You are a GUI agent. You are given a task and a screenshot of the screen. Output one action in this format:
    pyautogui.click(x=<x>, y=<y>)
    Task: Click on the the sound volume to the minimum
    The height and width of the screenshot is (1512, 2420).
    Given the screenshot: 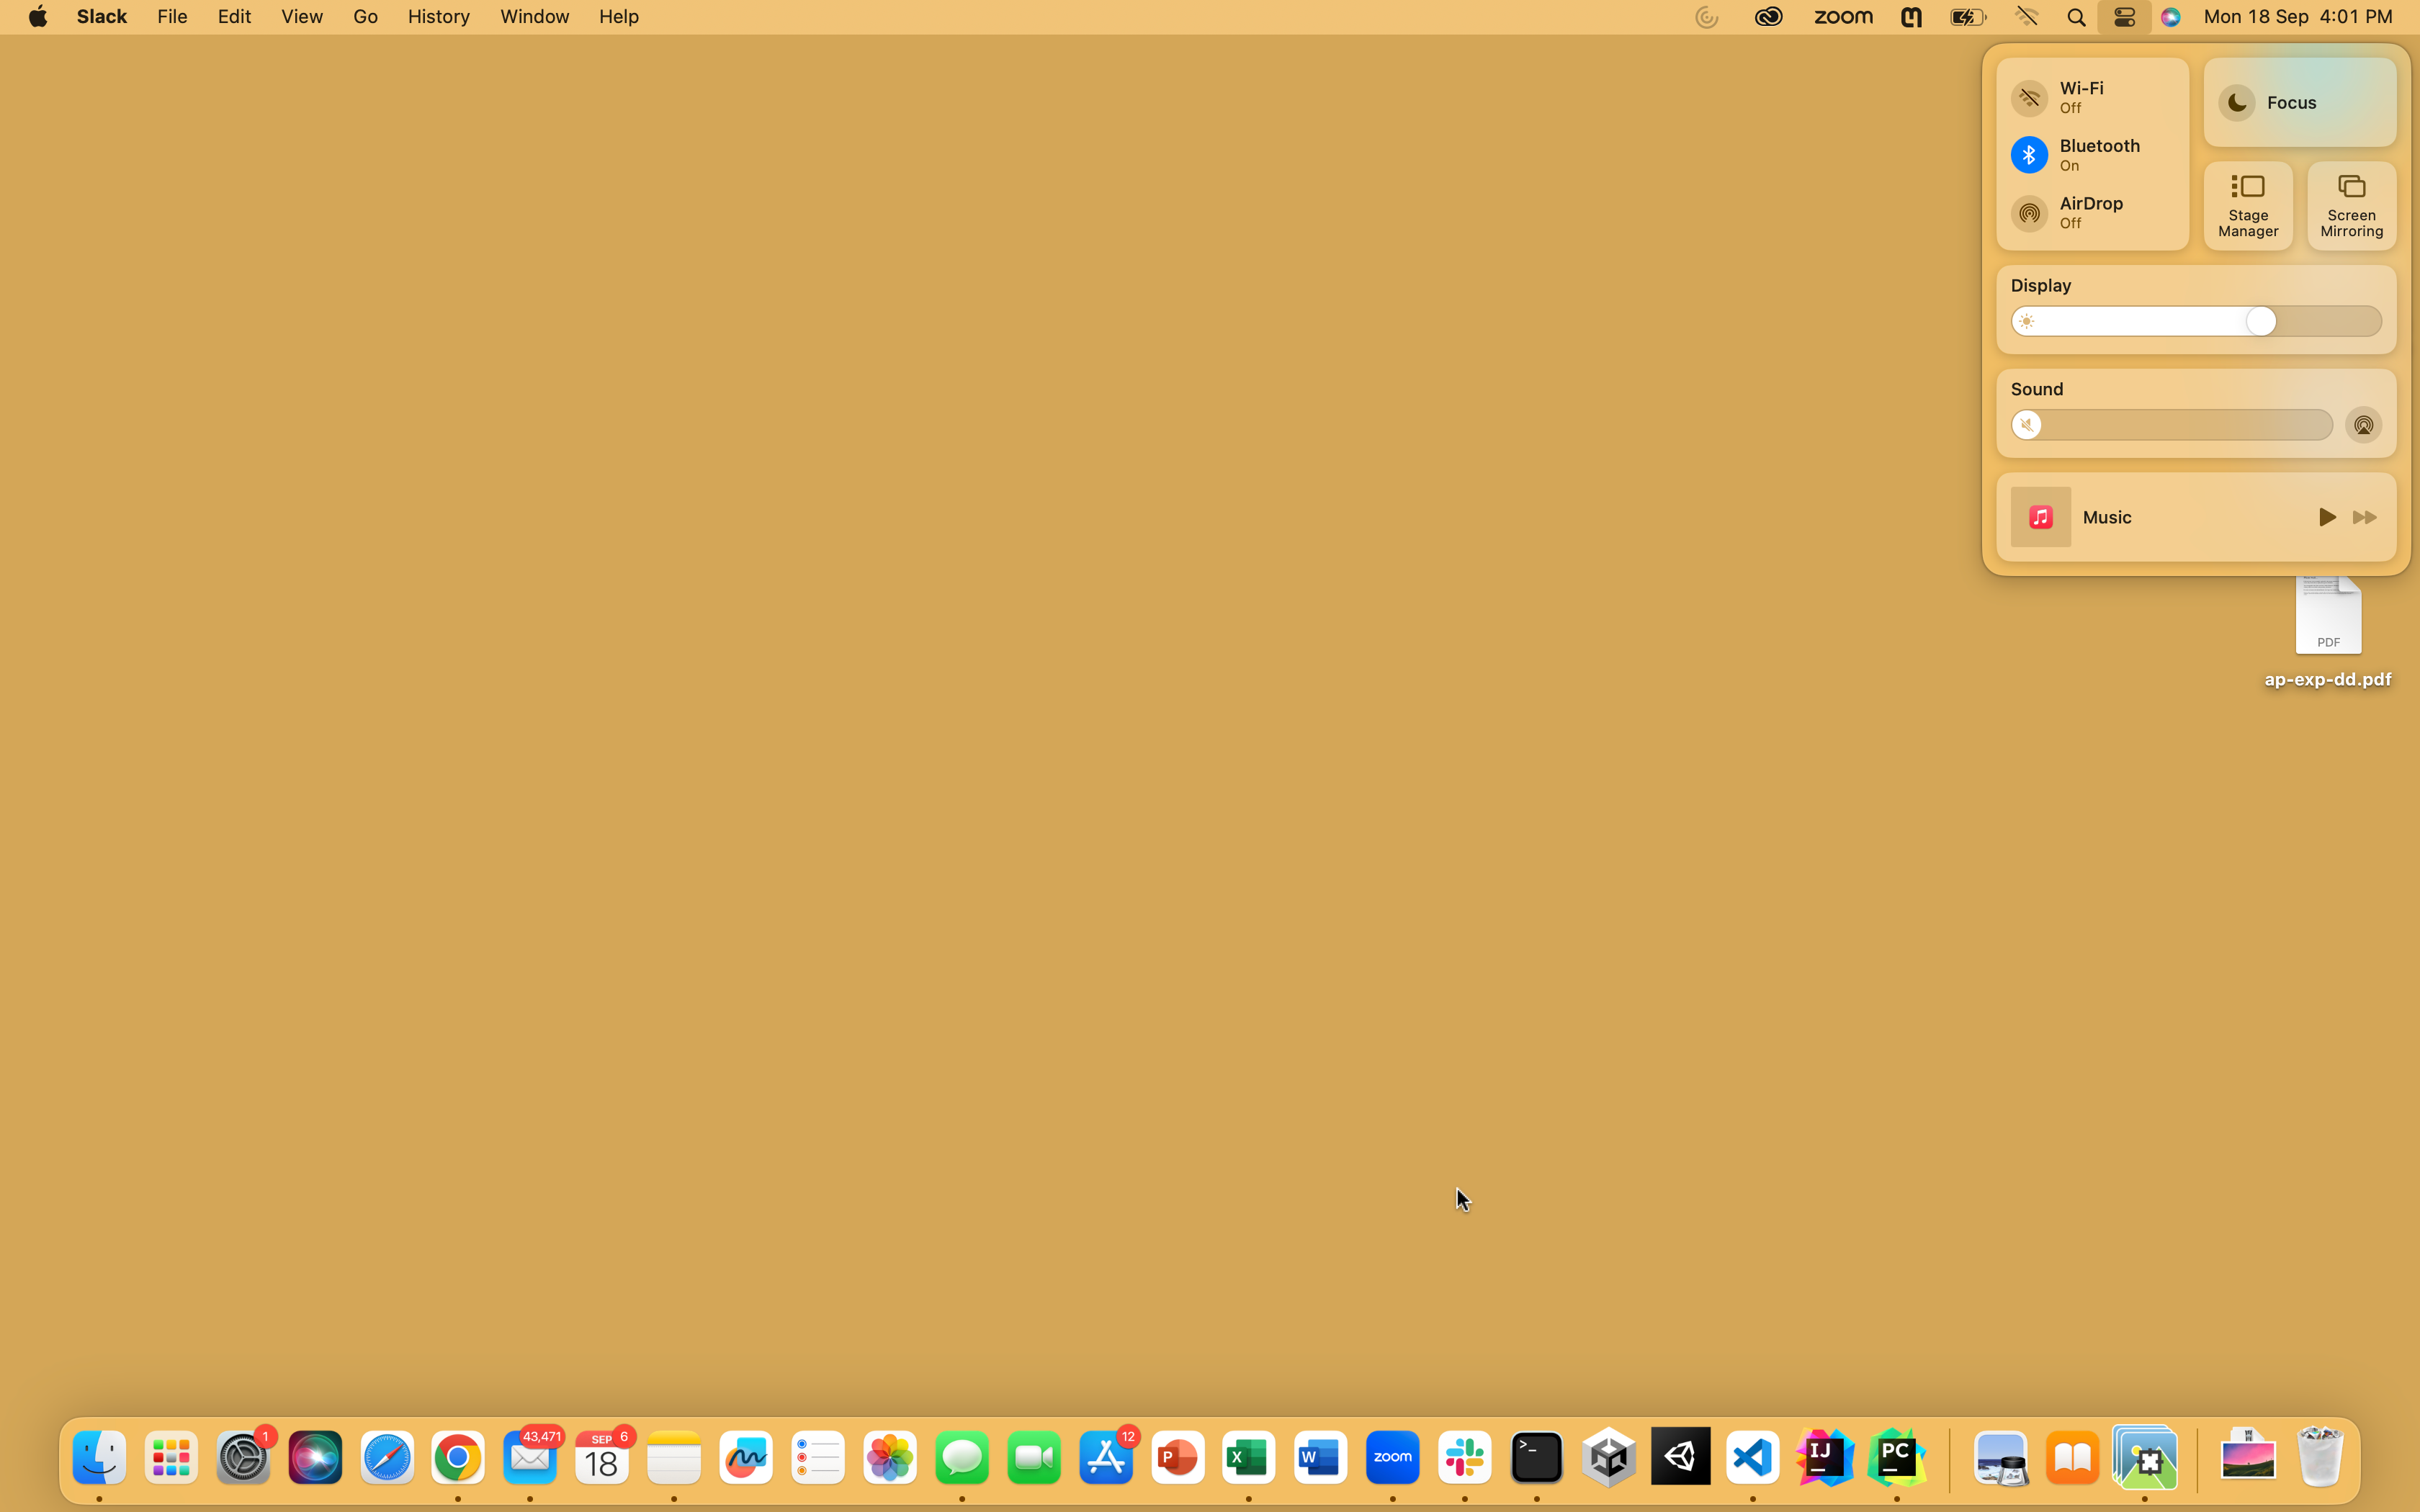 What is the action you would take?
    pyautogui.click(x=2035, y=423)
    